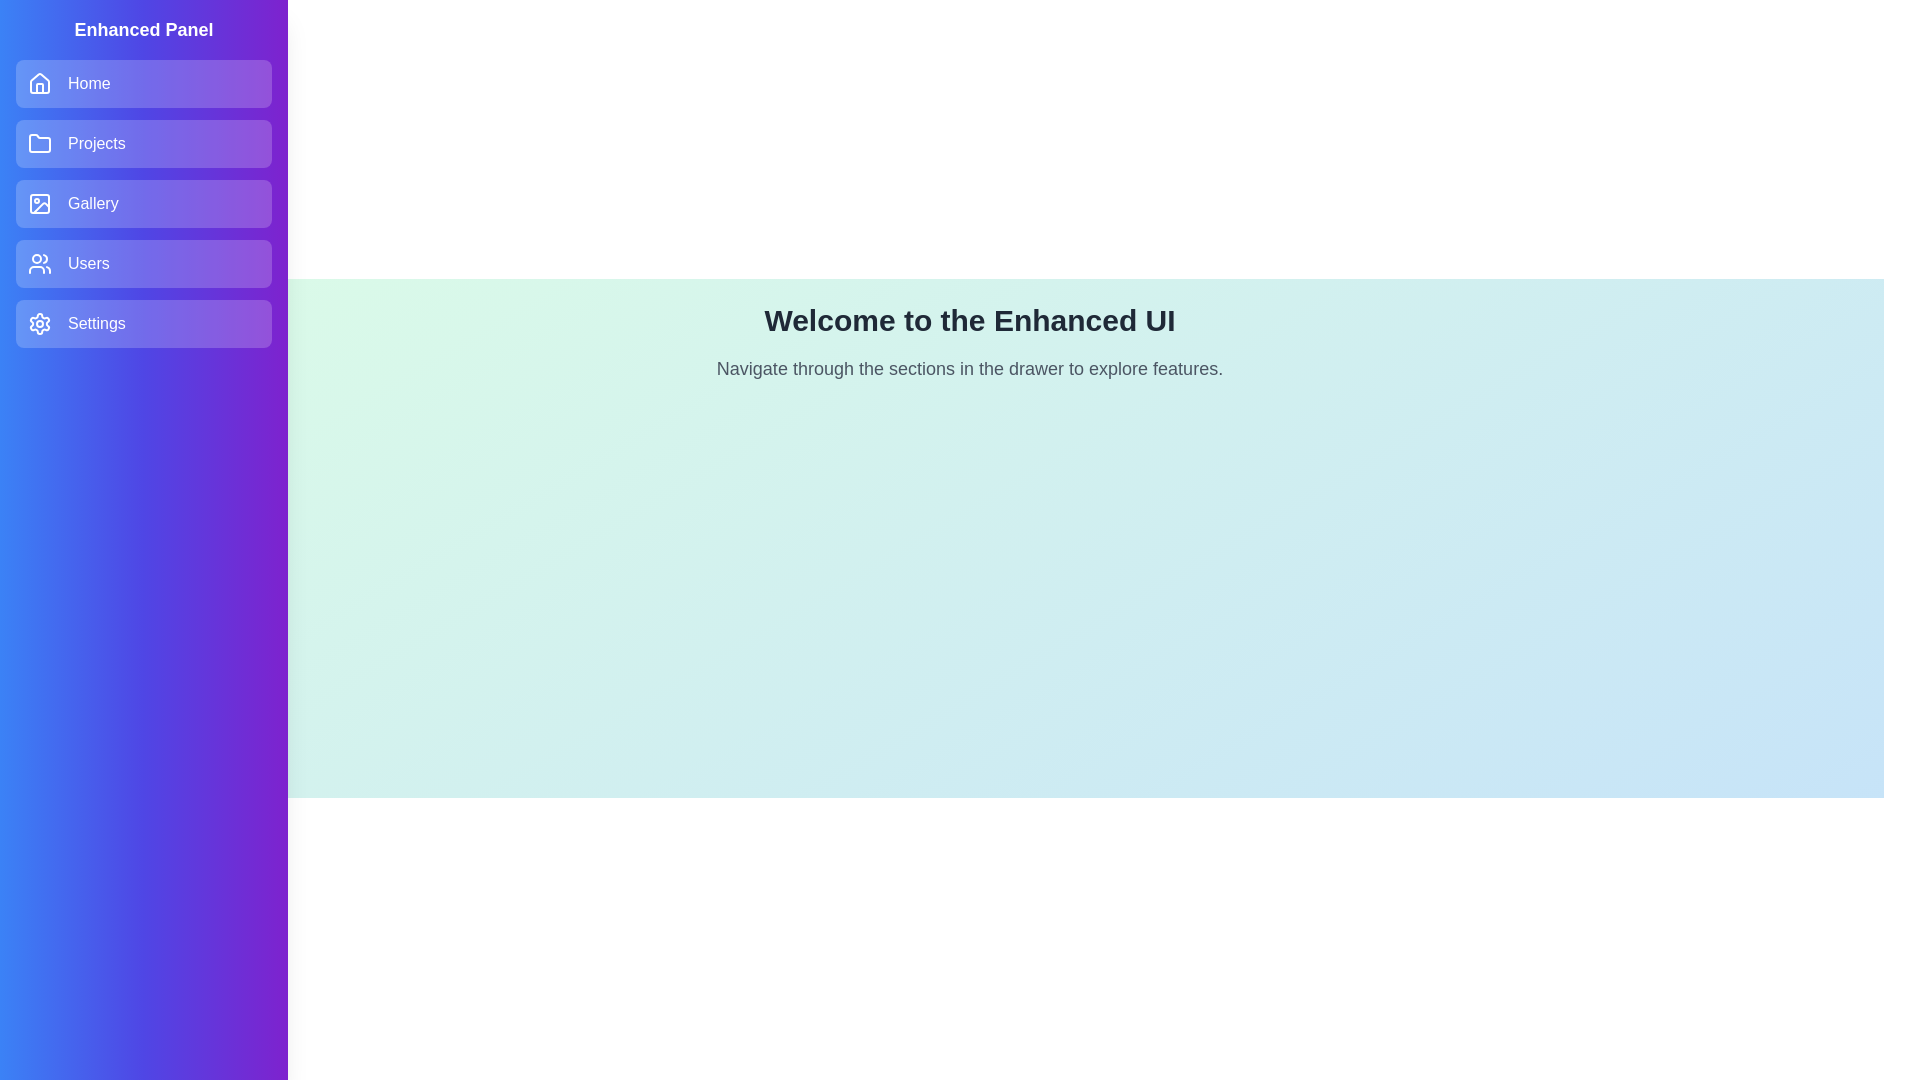 The image size is (1920, 1080). I want to click on the Gallery section in the drawer, so click(143, 204).